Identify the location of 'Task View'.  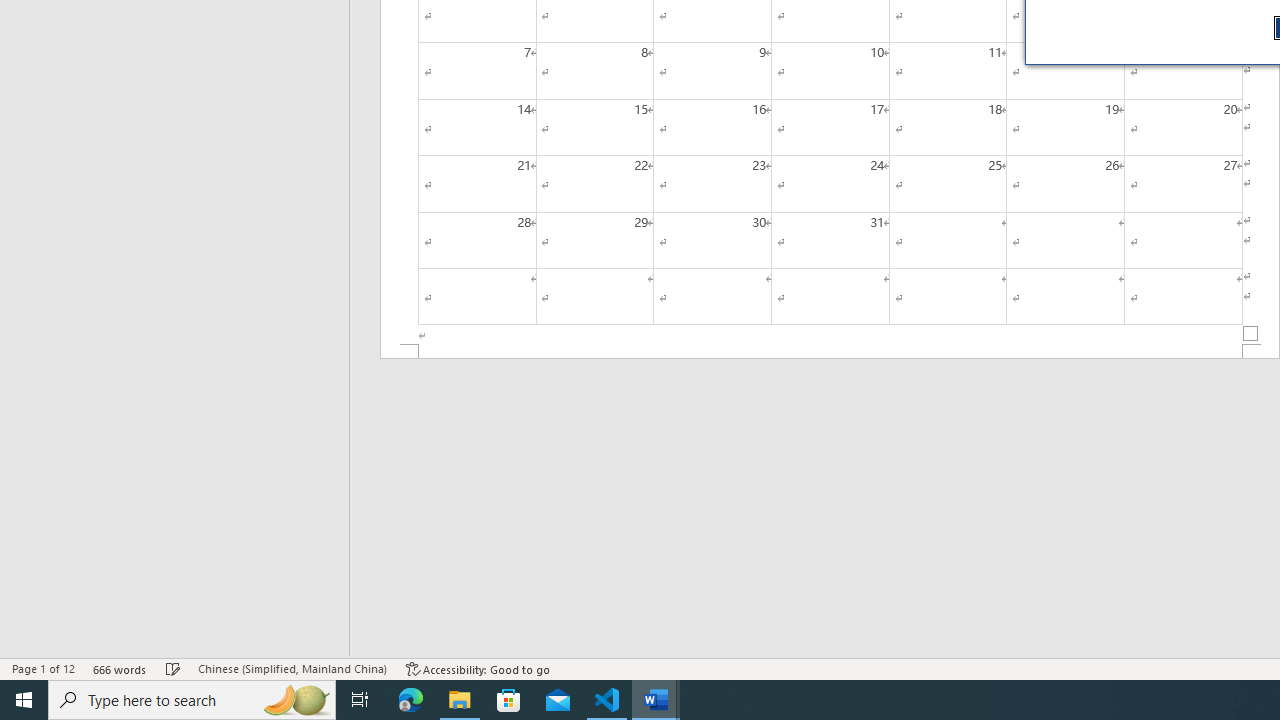
(359, 698).